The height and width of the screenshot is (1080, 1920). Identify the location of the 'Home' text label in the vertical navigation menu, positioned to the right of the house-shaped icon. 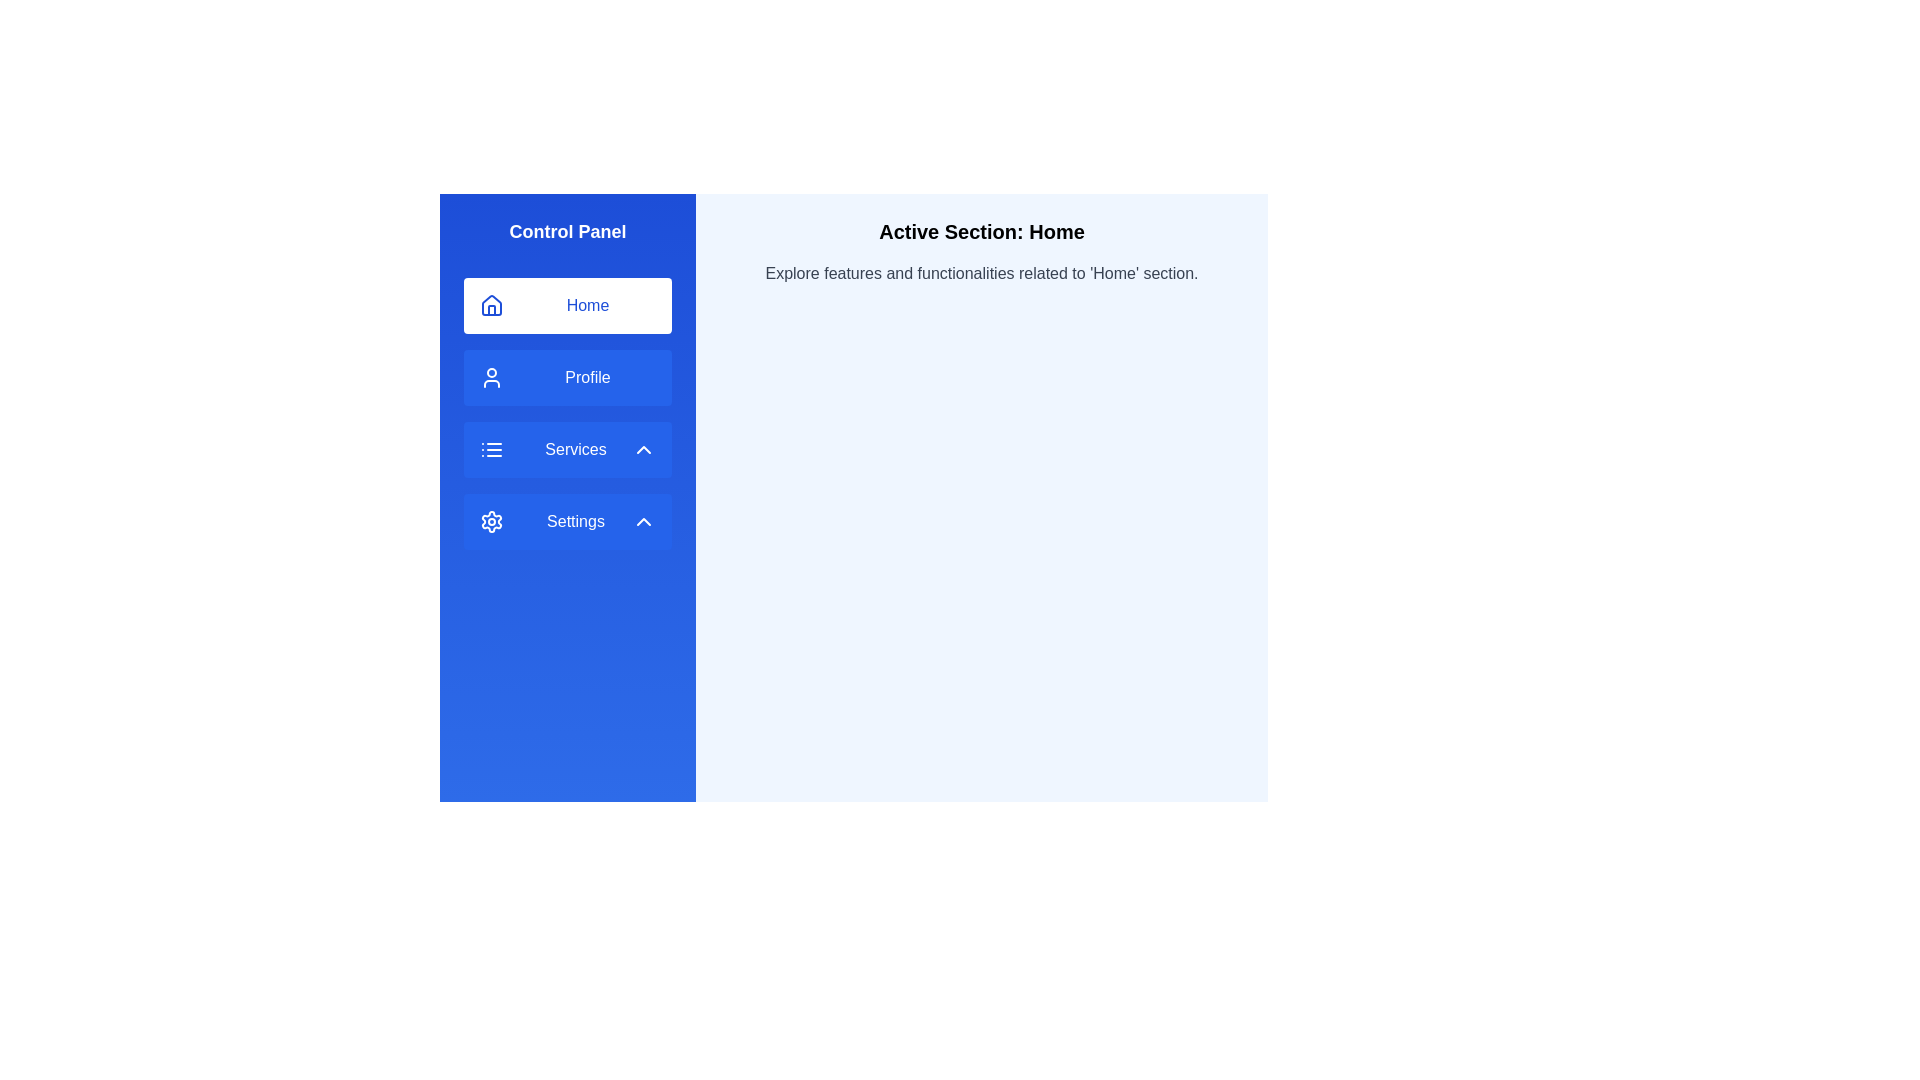
(587, 305).